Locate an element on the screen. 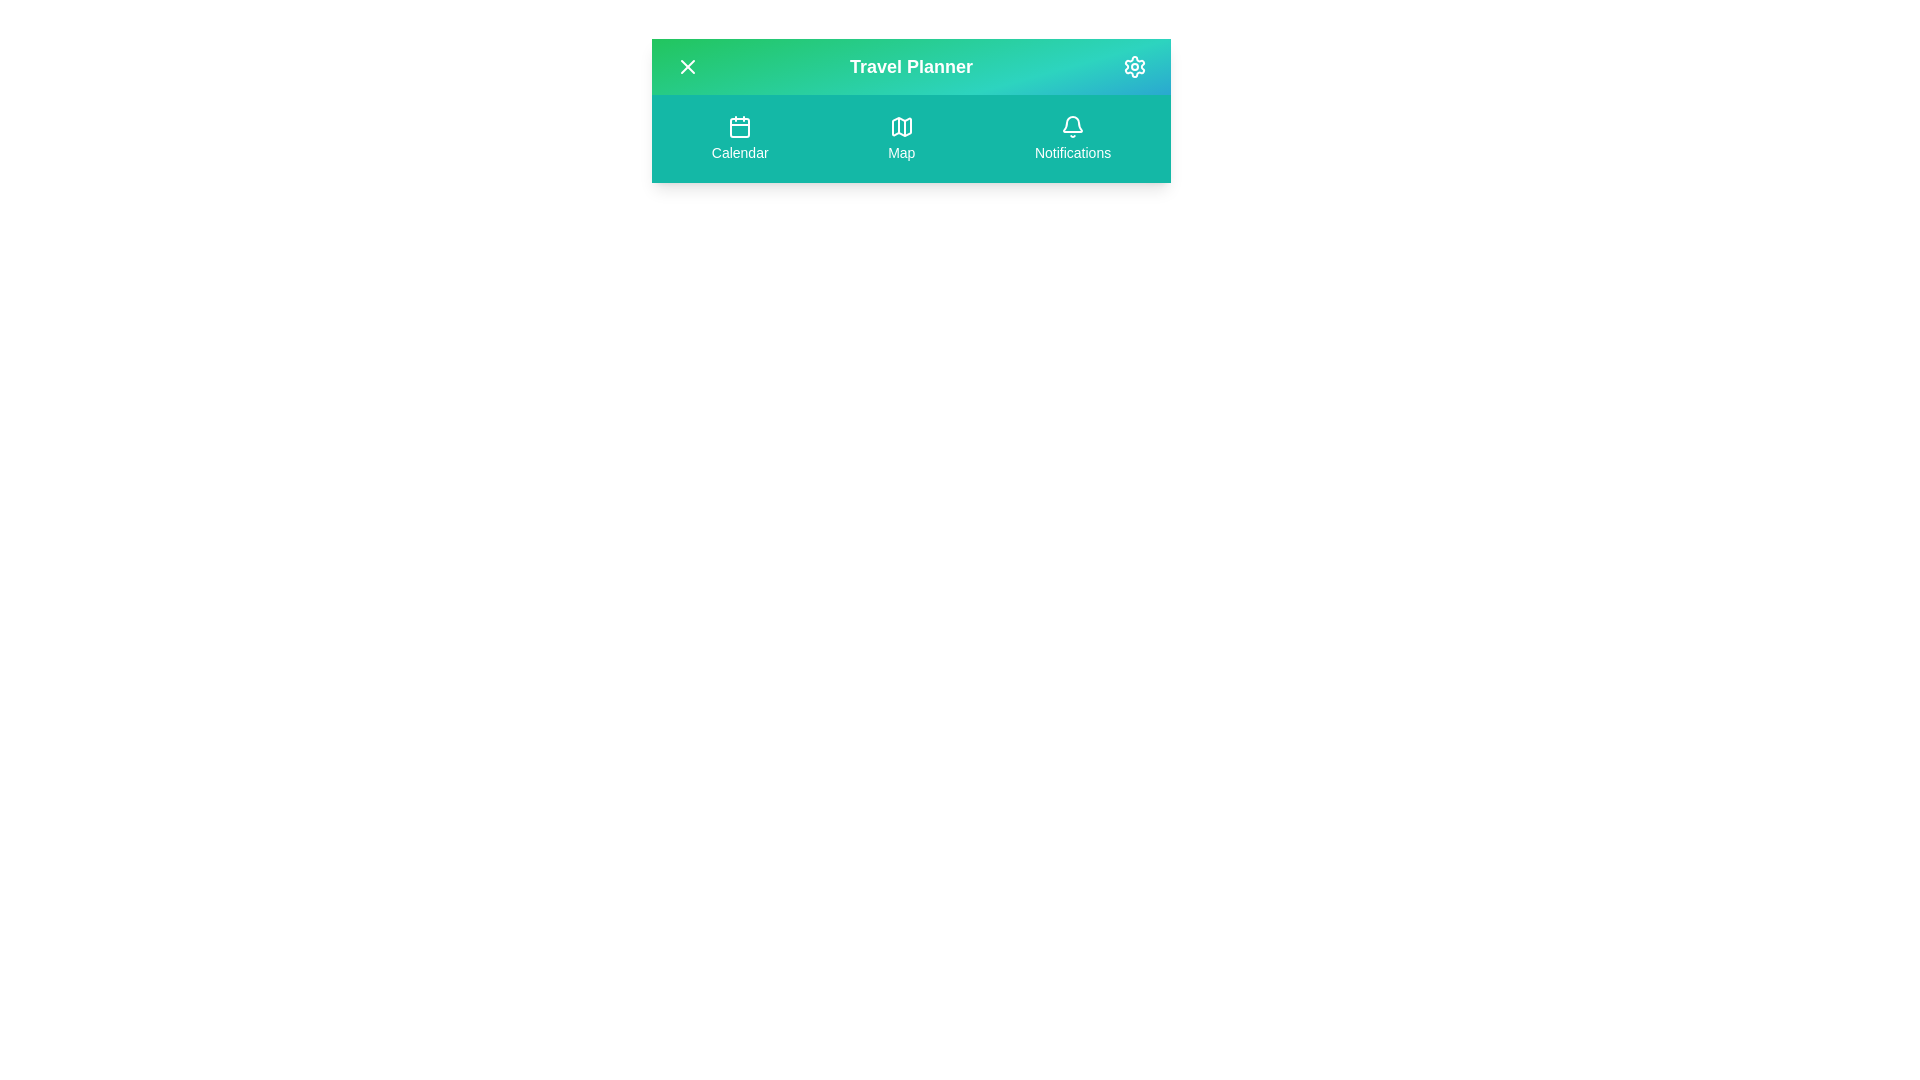 This screenshot has width=1920, height=1080. the settings button is located at coordinates (1134, 65).